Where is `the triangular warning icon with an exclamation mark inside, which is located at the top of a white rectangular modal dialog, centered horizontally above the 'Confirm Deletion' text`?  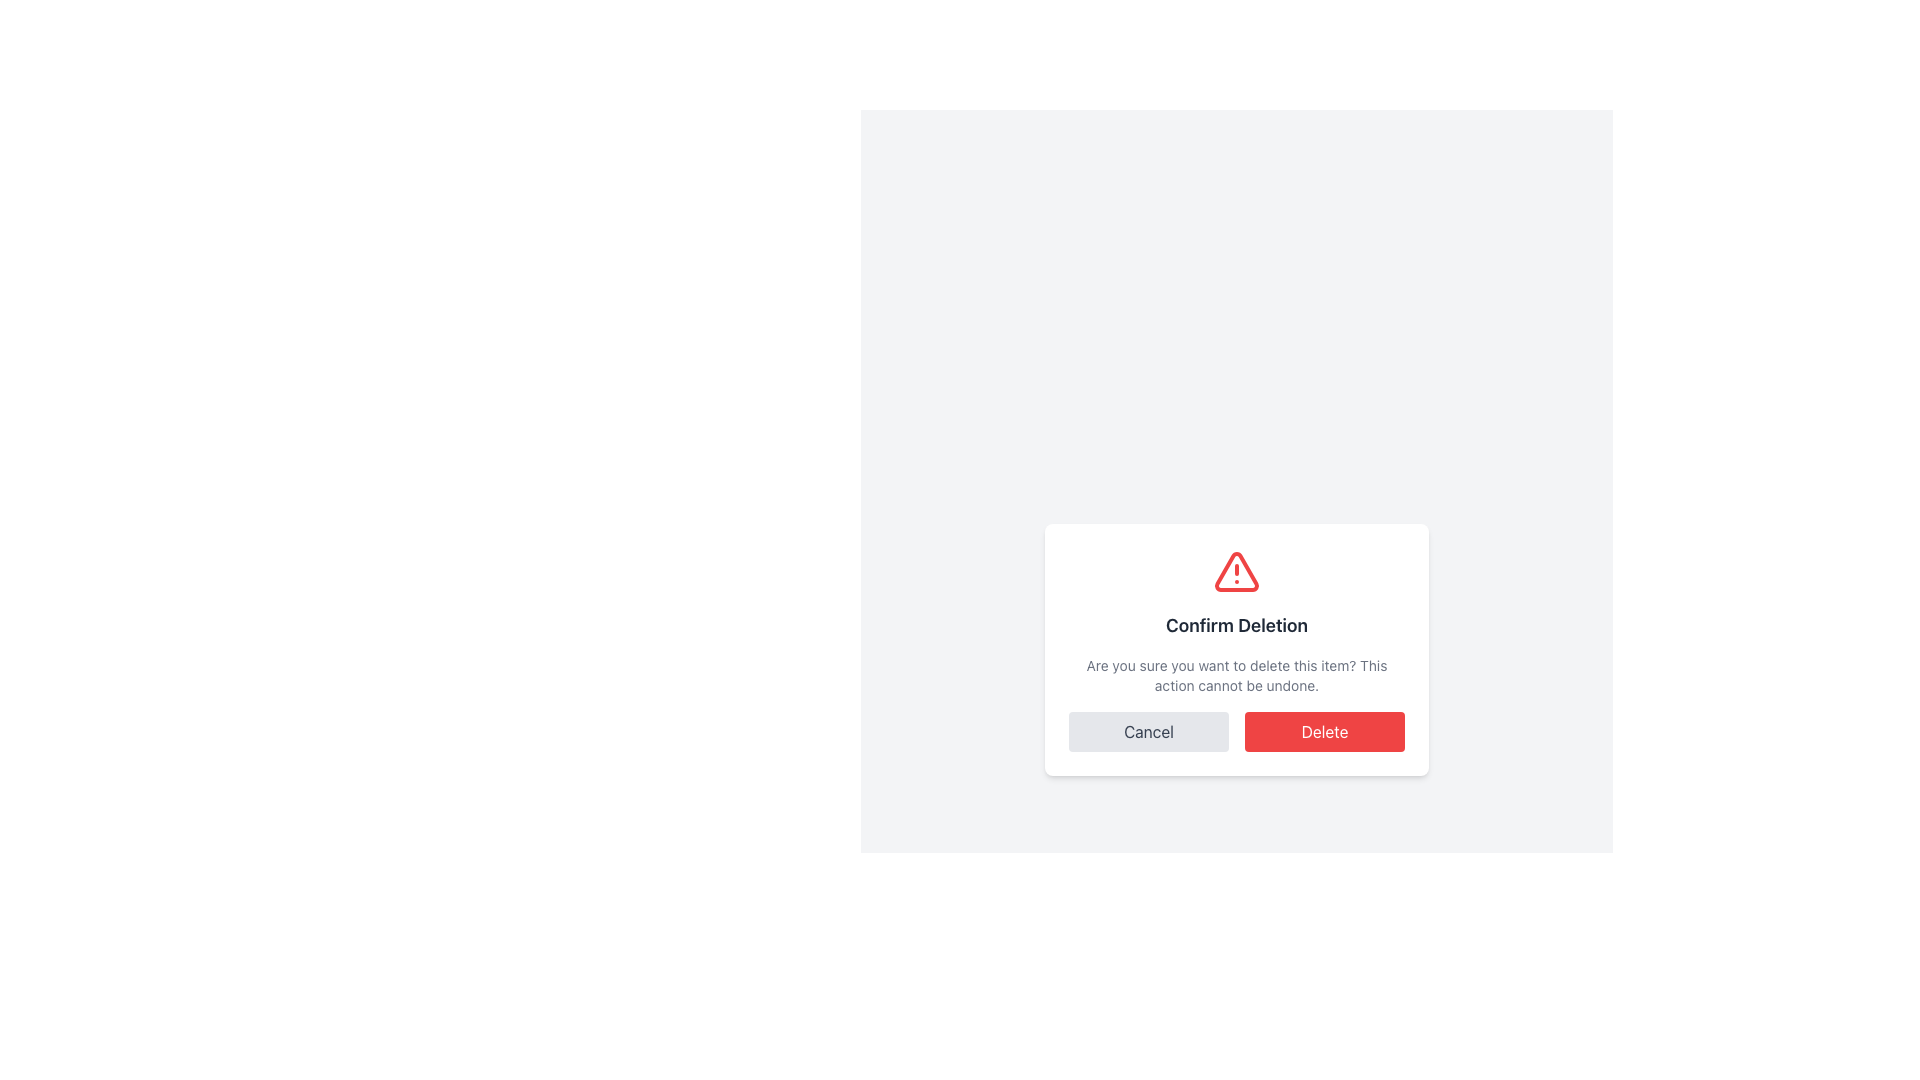 the triangular warning icon with an exclamation mark inside, which is located at the top of a white rectangular modal dialog, centered horizontally above the 'Confirm Deletion' text is located at coordinates (1236, 571).